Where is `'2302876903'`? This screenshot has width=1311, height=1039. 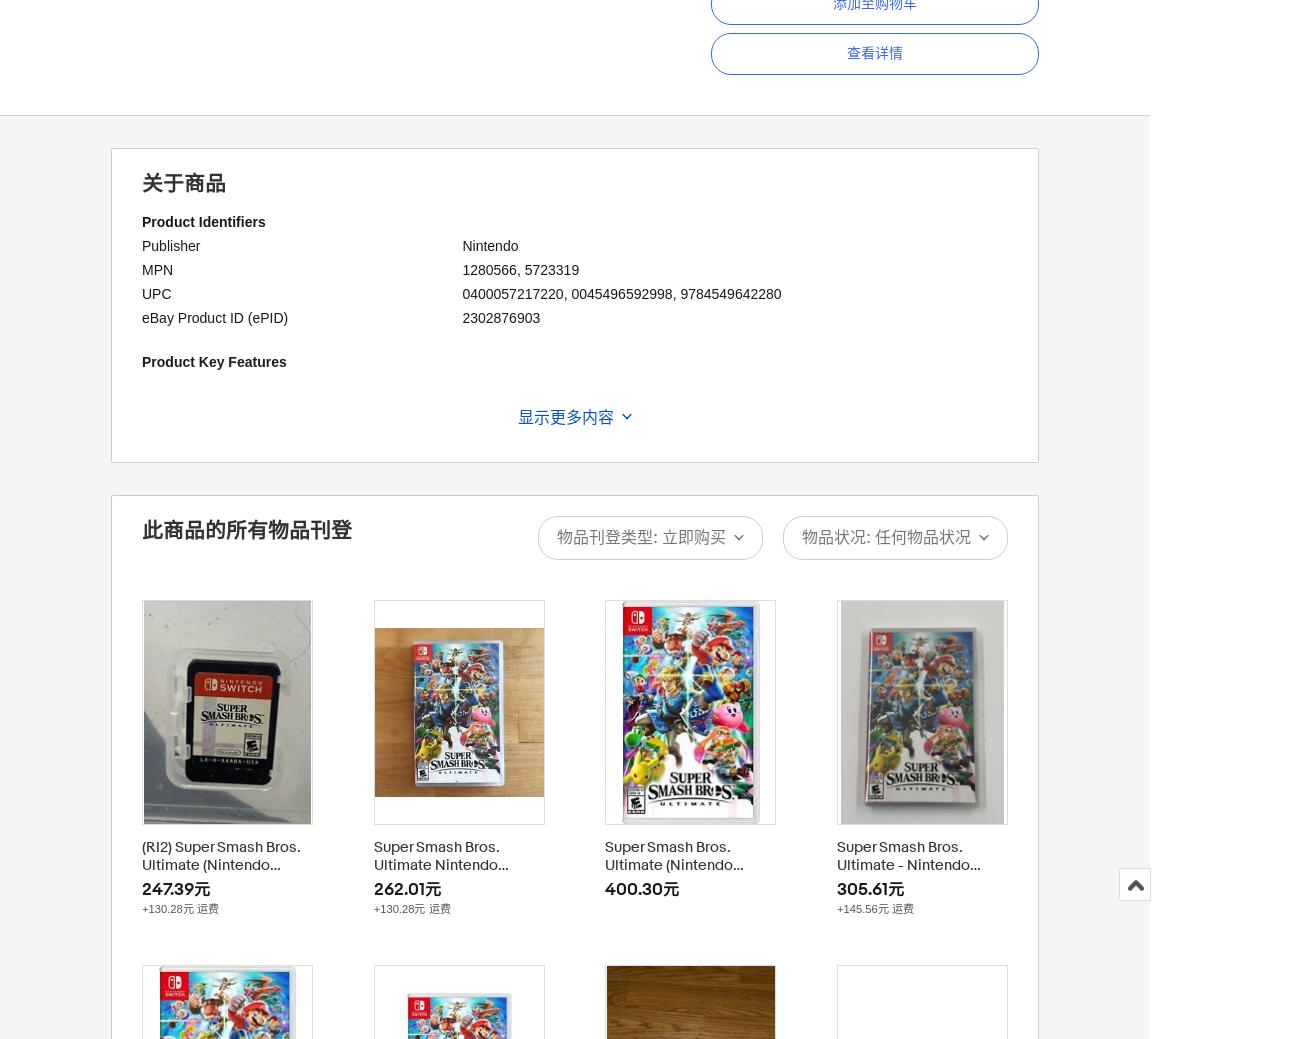
'2302876903' is located at coordinates (500, 316).